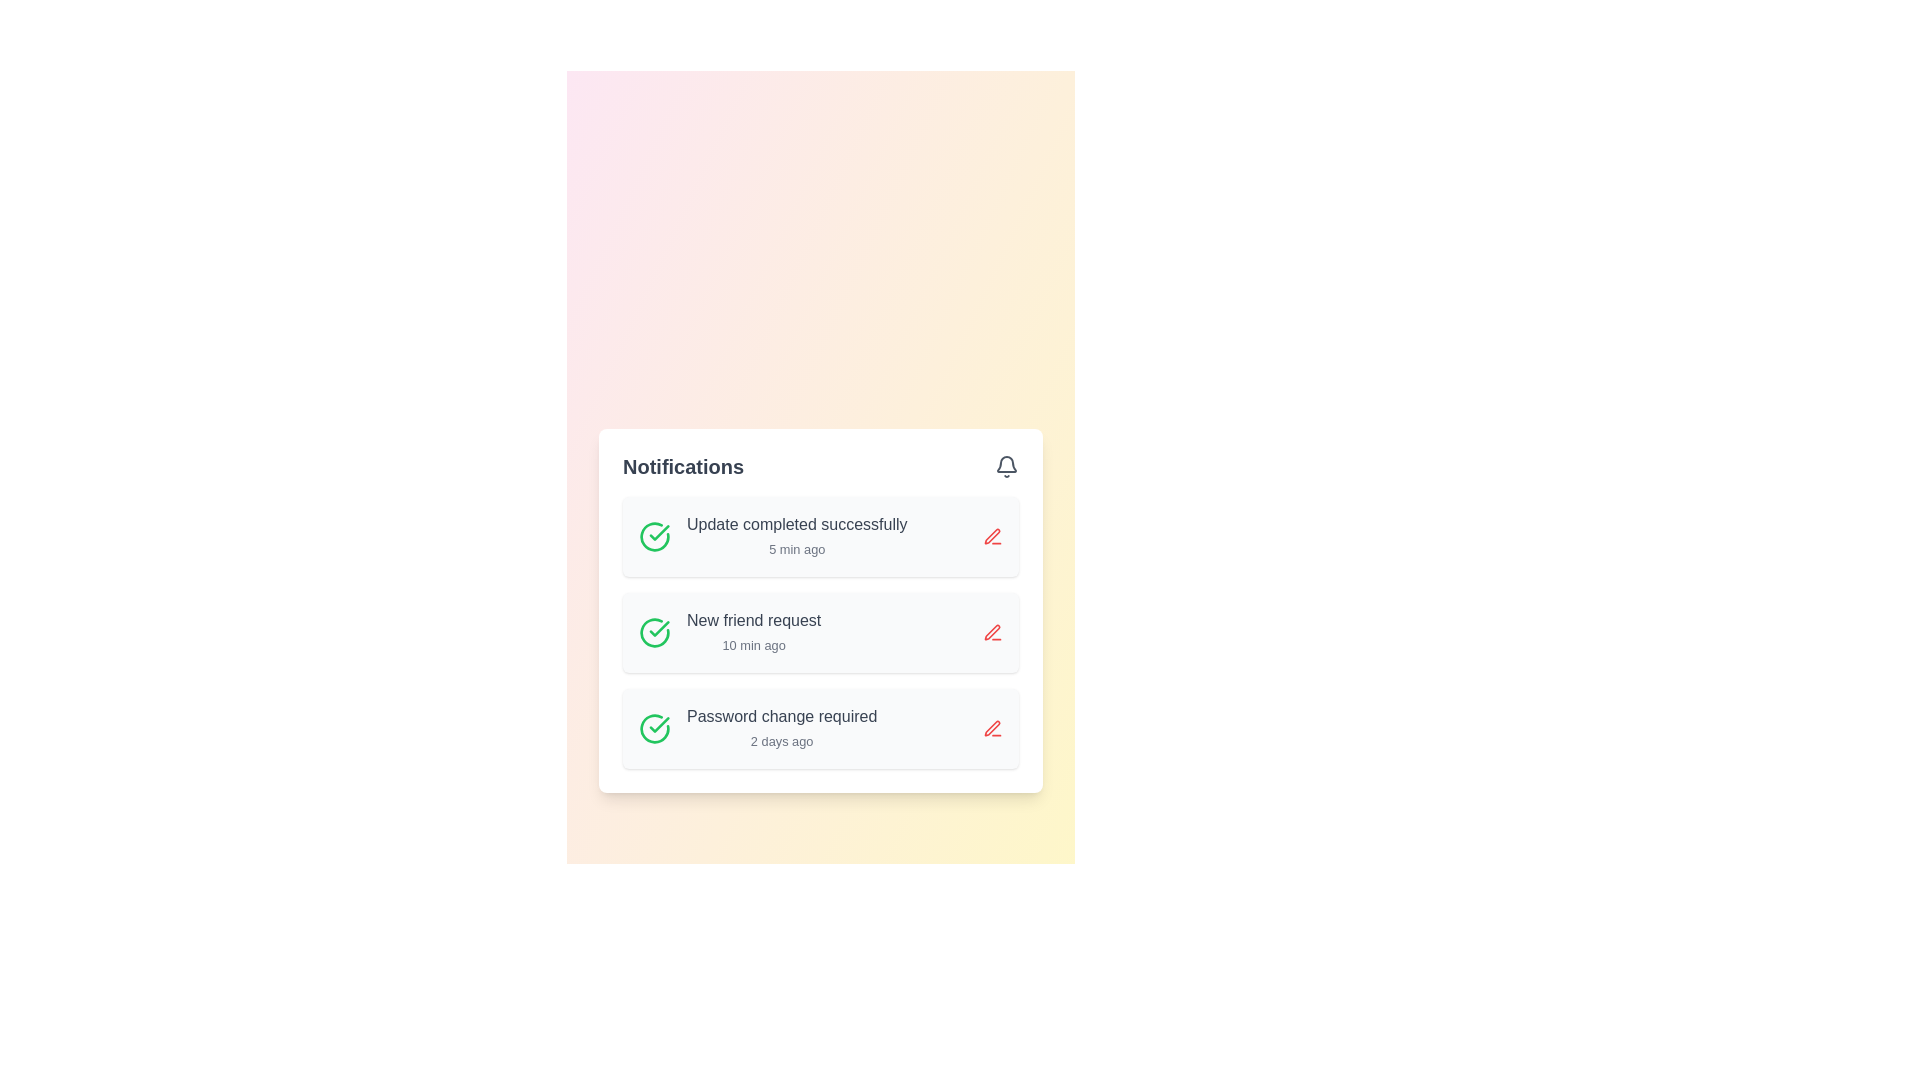  What do you see at coordinates (654, 535) in the screenshot?
I see `the circular green checkmark icon located at the top-left corner of the notification item titled 'Update completed successfully' with timestamp '5 min ago' for additional action` at bounding box center [654, 535].